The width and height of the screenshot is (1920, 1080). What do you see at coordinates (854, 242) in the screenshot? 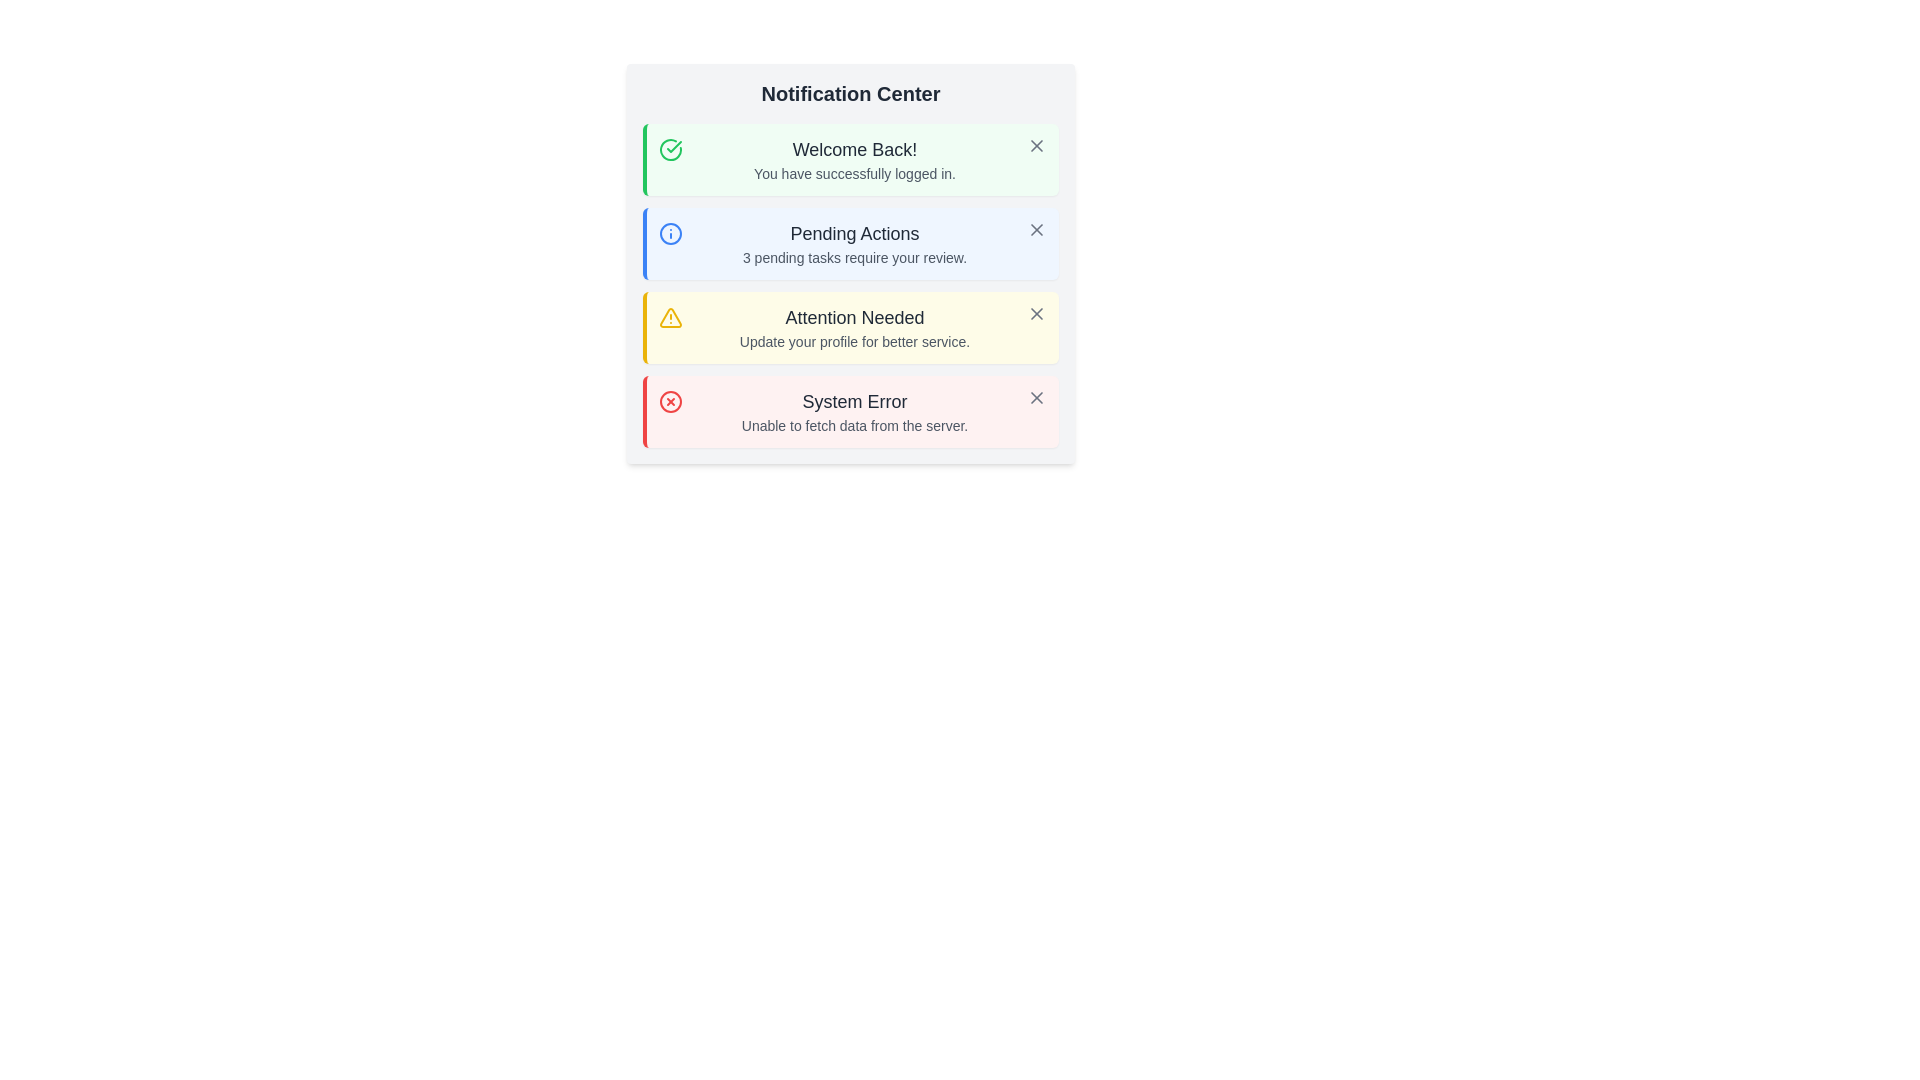
I see `the 'Pending Actions' notification element, which contains the heading and subheading about pending tasks, prominently displayed in a blue-themed bordered box` at bounding box center [854, 242].